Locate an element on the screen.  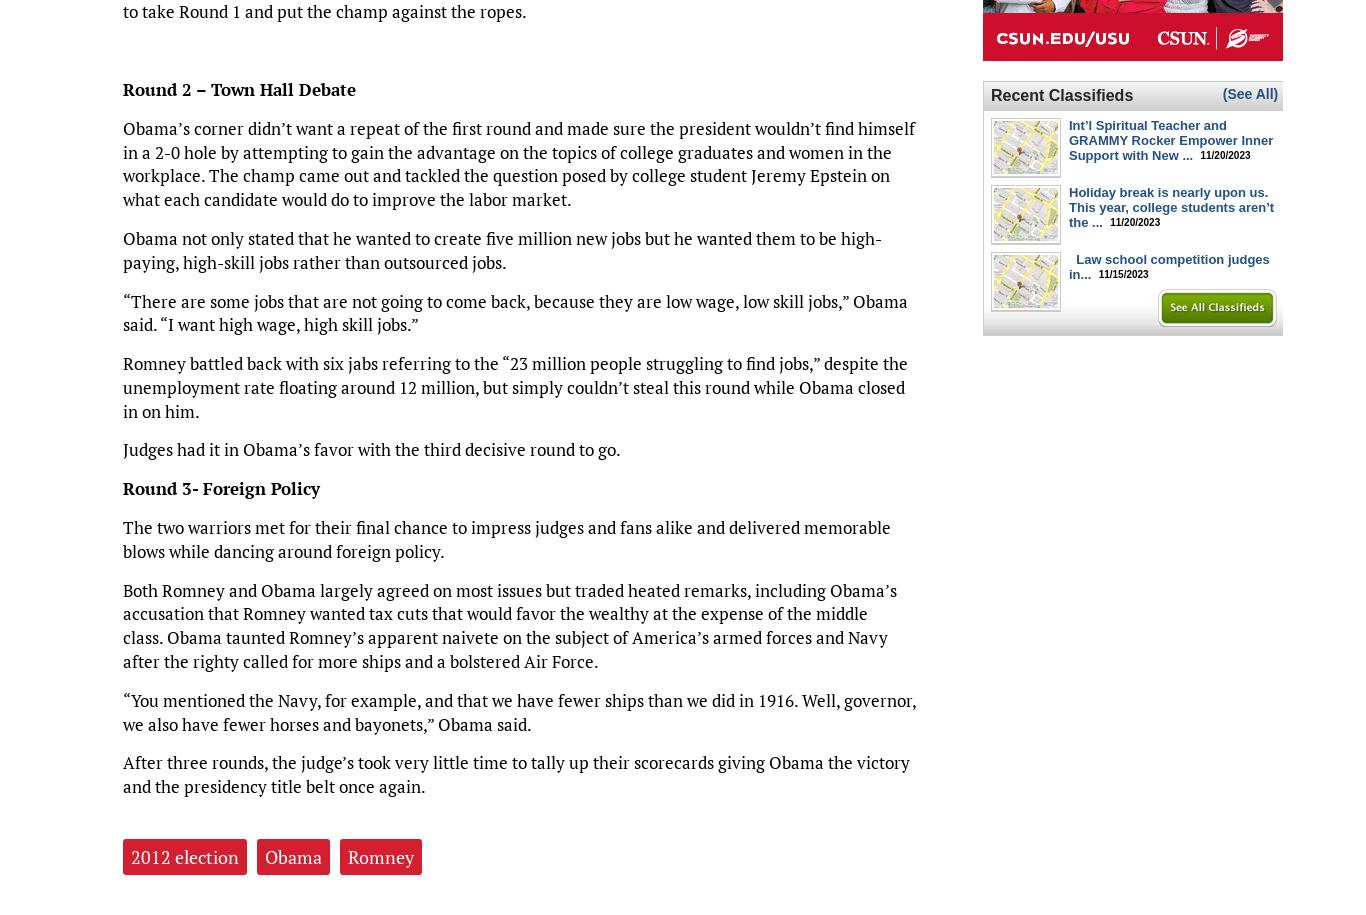
'“There are some jobs that are not going to come back, because they are low wage, low skill jobs,” Obama said. “I want high wage, high skill jobs.”' is located at coordinates (515, 312).